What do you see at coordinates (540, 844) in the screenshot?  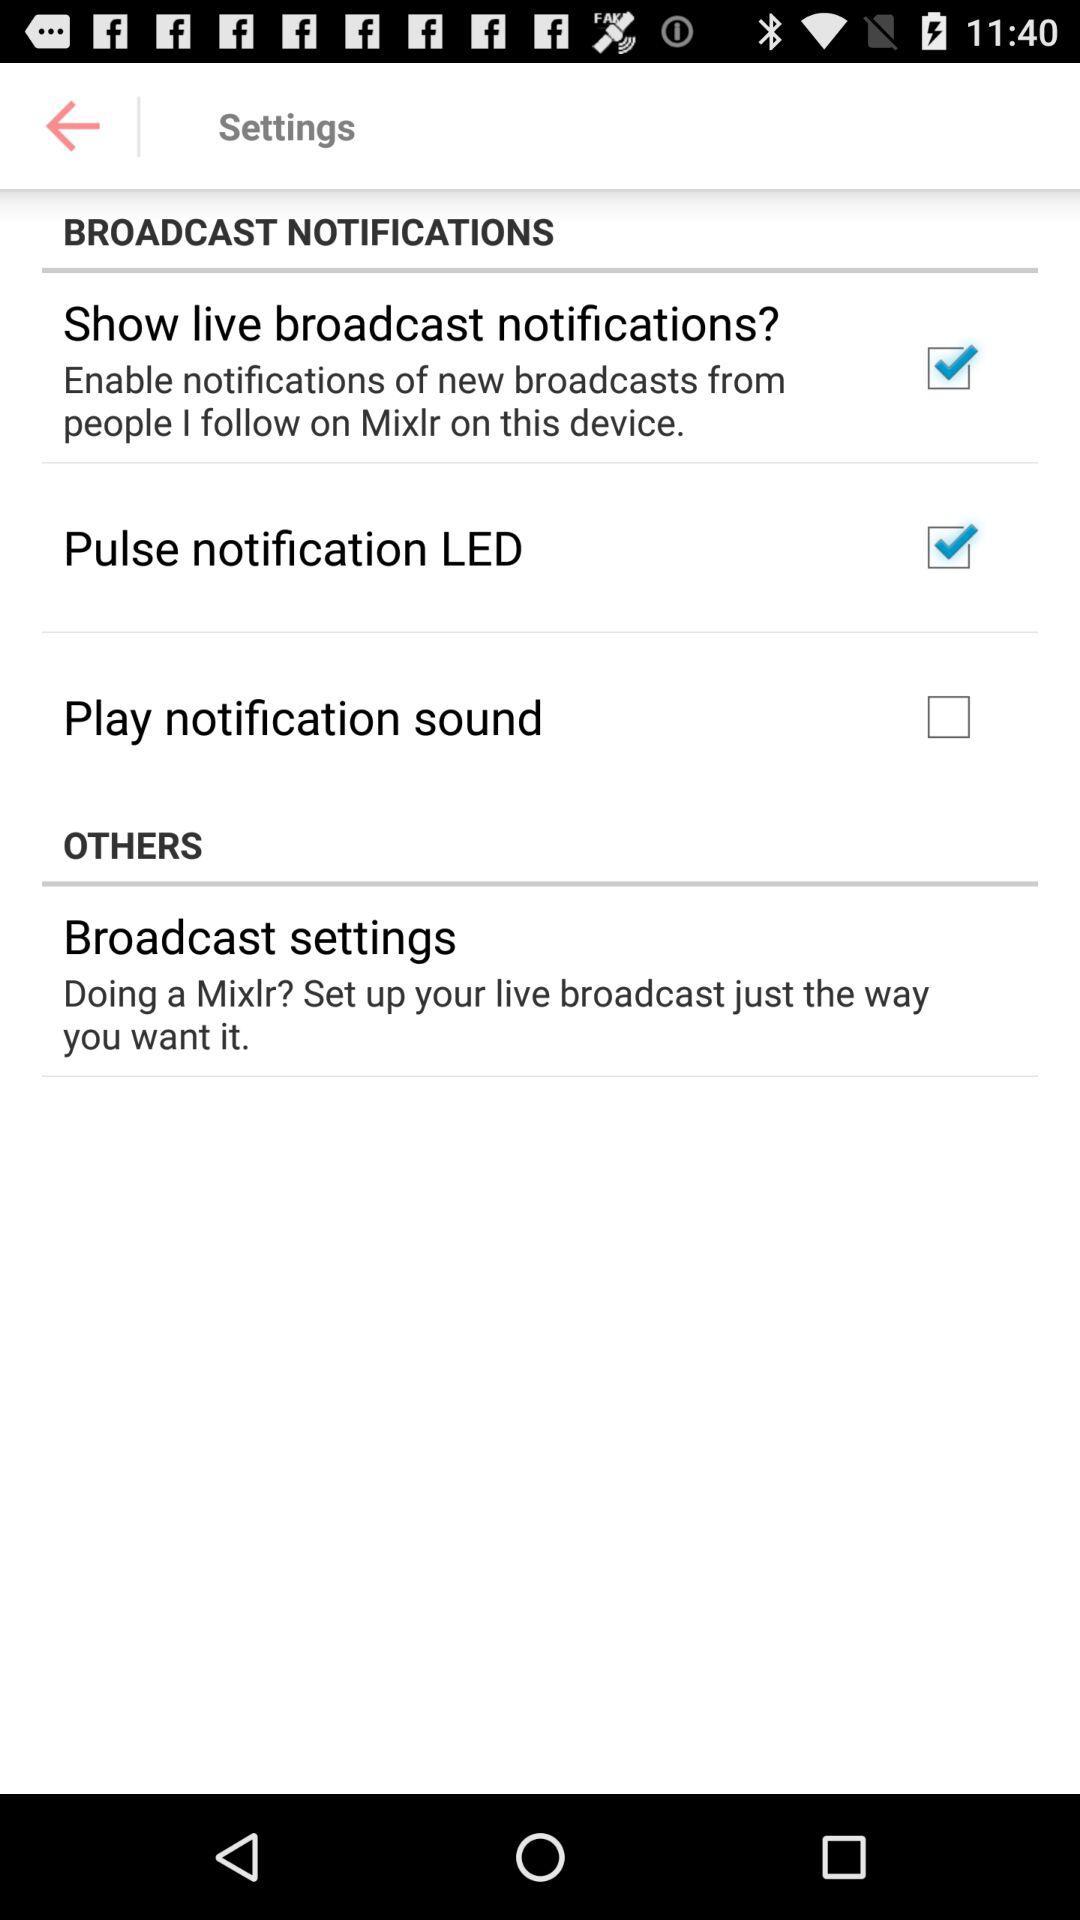 I see `the icon above the broadcast settings item` at bounding box center [540, 844].